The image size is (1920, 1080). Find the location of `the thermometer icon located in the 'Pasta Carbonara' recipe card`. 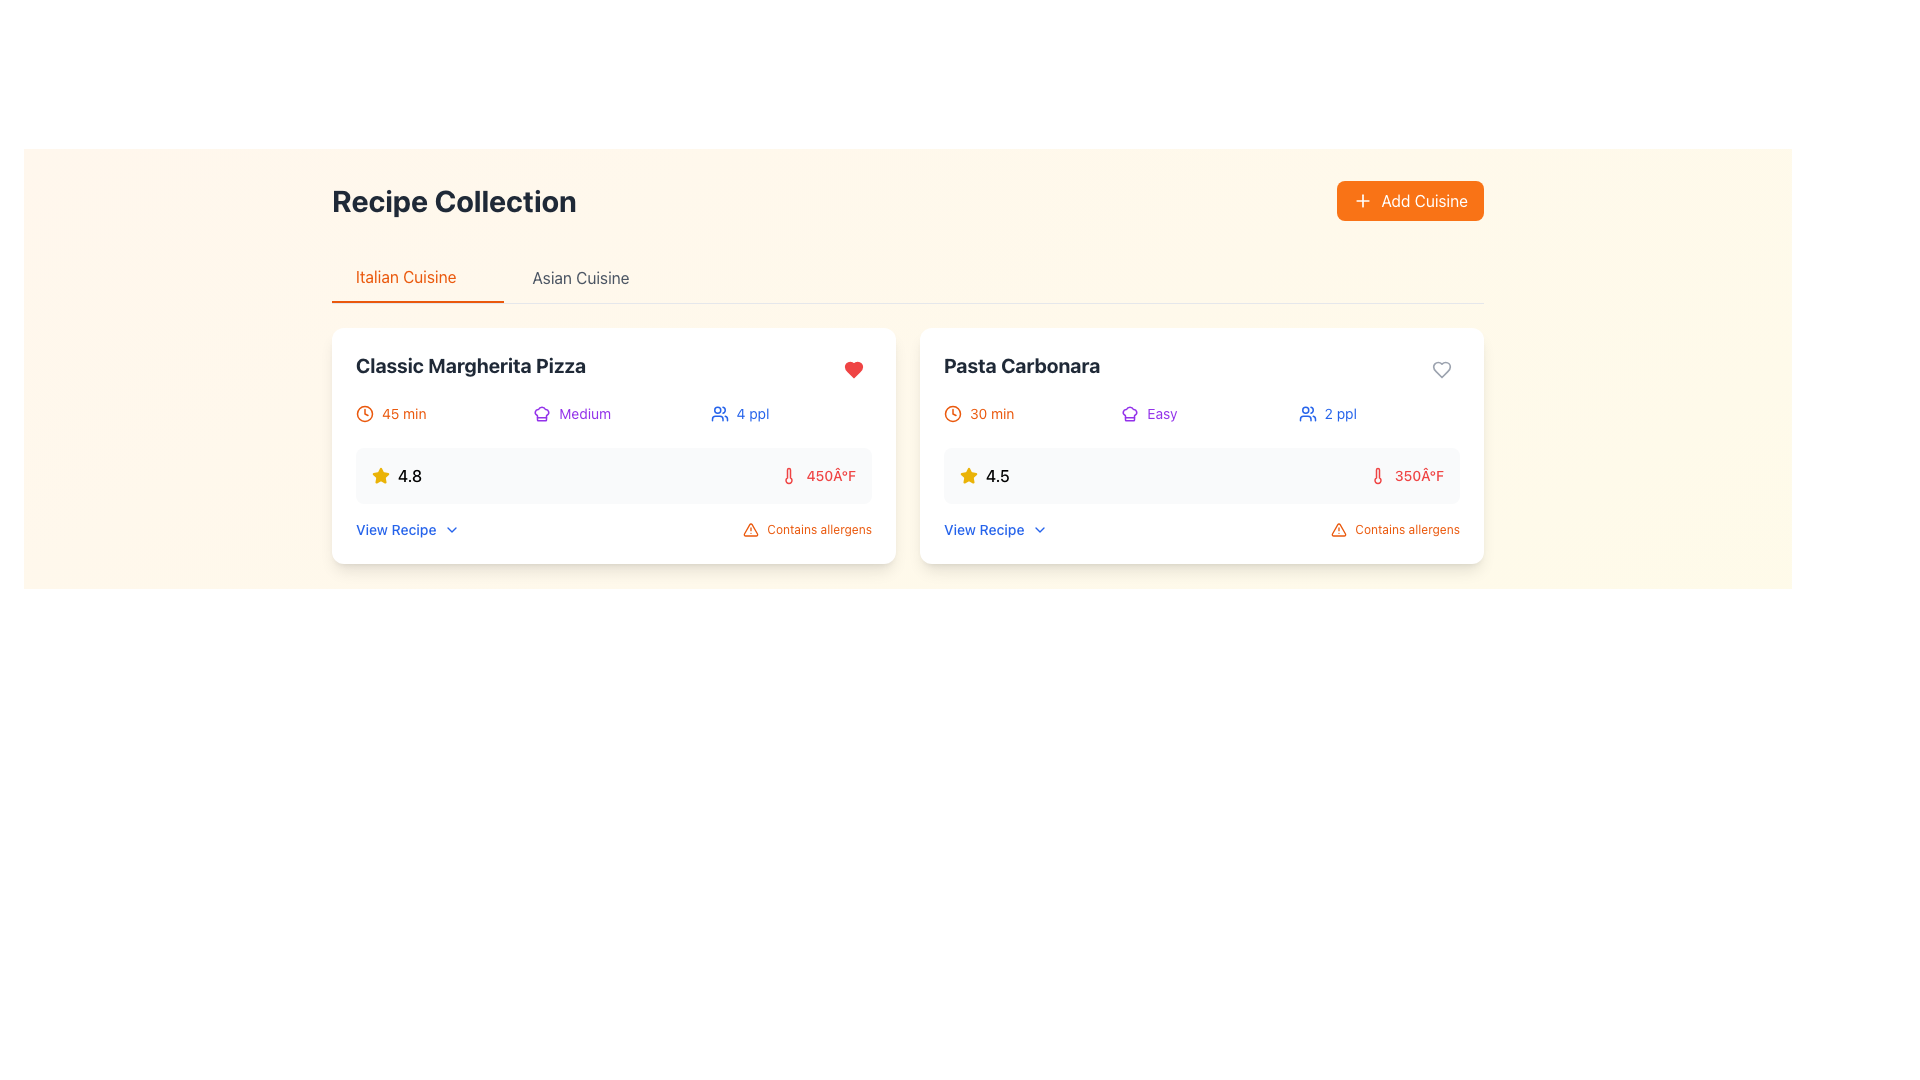

the thermometer icon located in the 'Pasta Carbonara' recipe card is located at coordinates (1376, 475).